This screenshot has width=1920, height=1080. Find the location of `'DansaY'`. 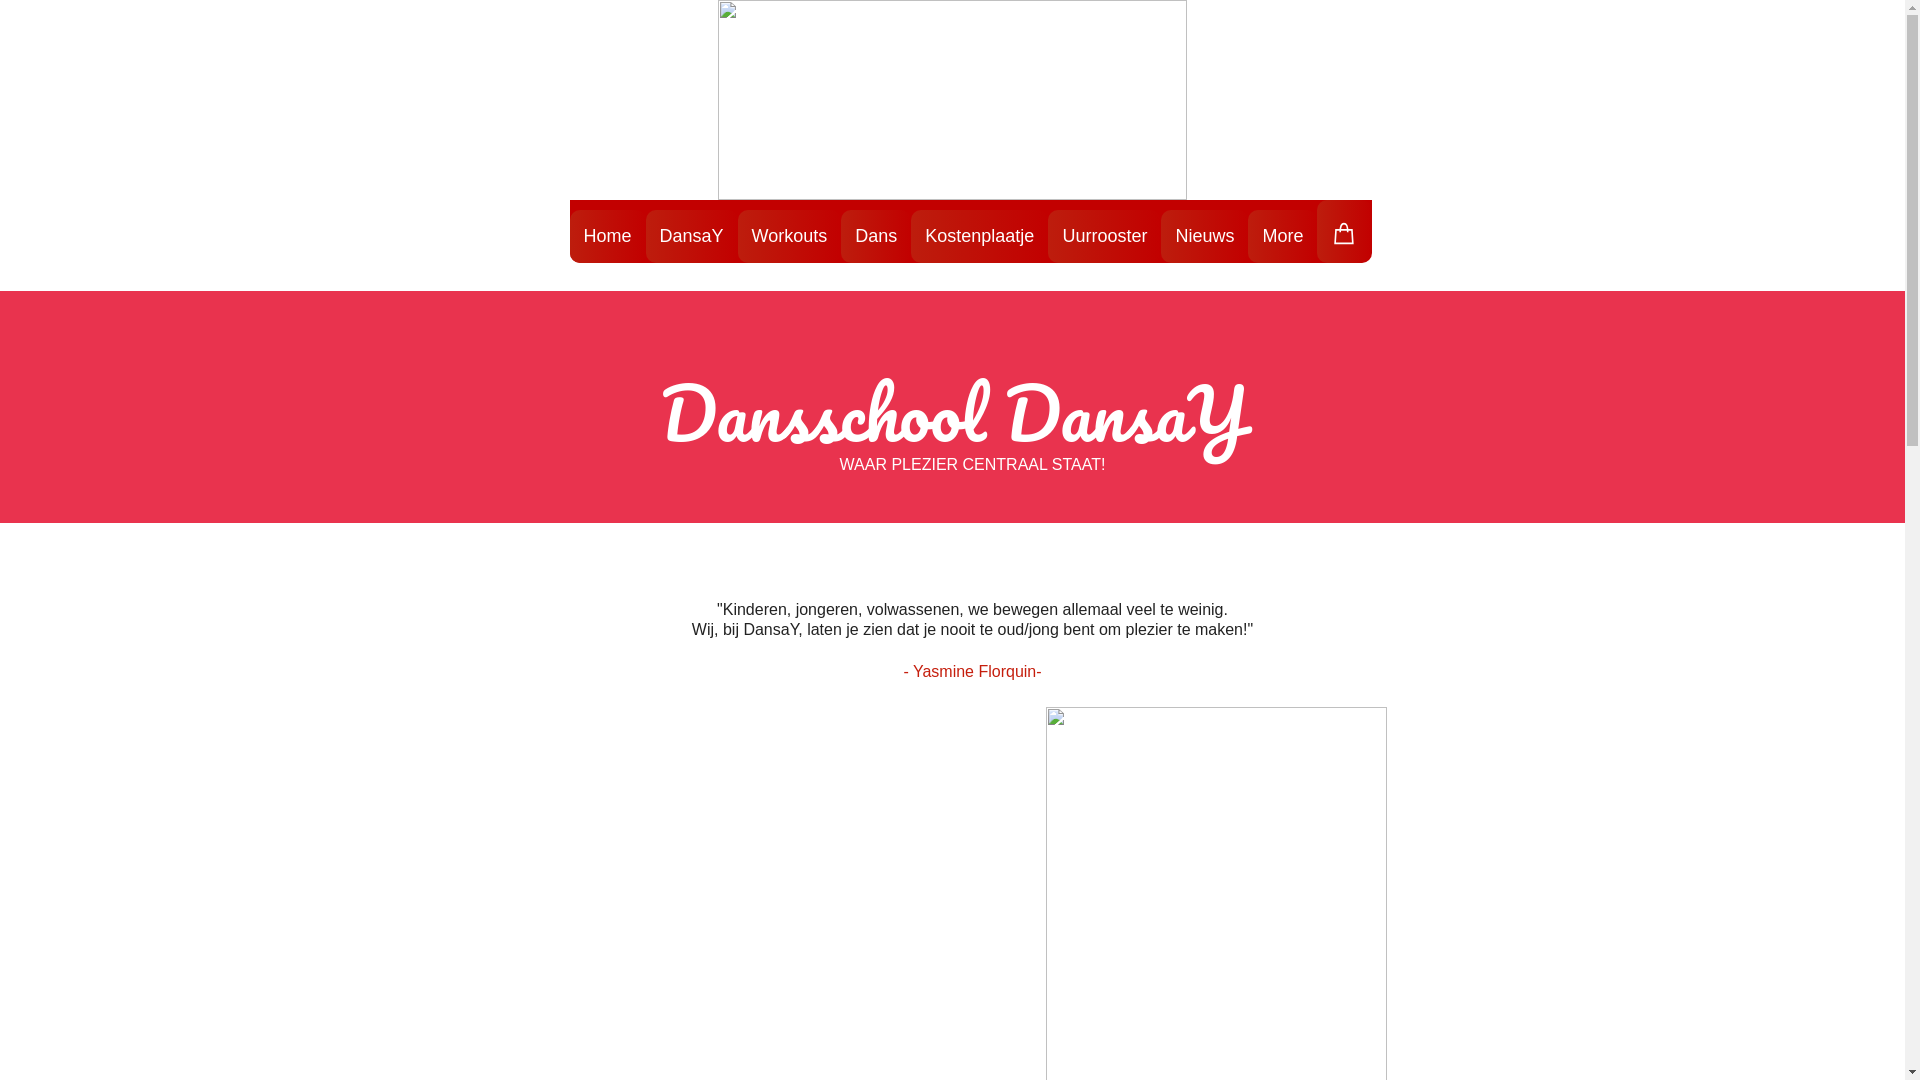

'DansaY' is located at coordinates (691, 235).